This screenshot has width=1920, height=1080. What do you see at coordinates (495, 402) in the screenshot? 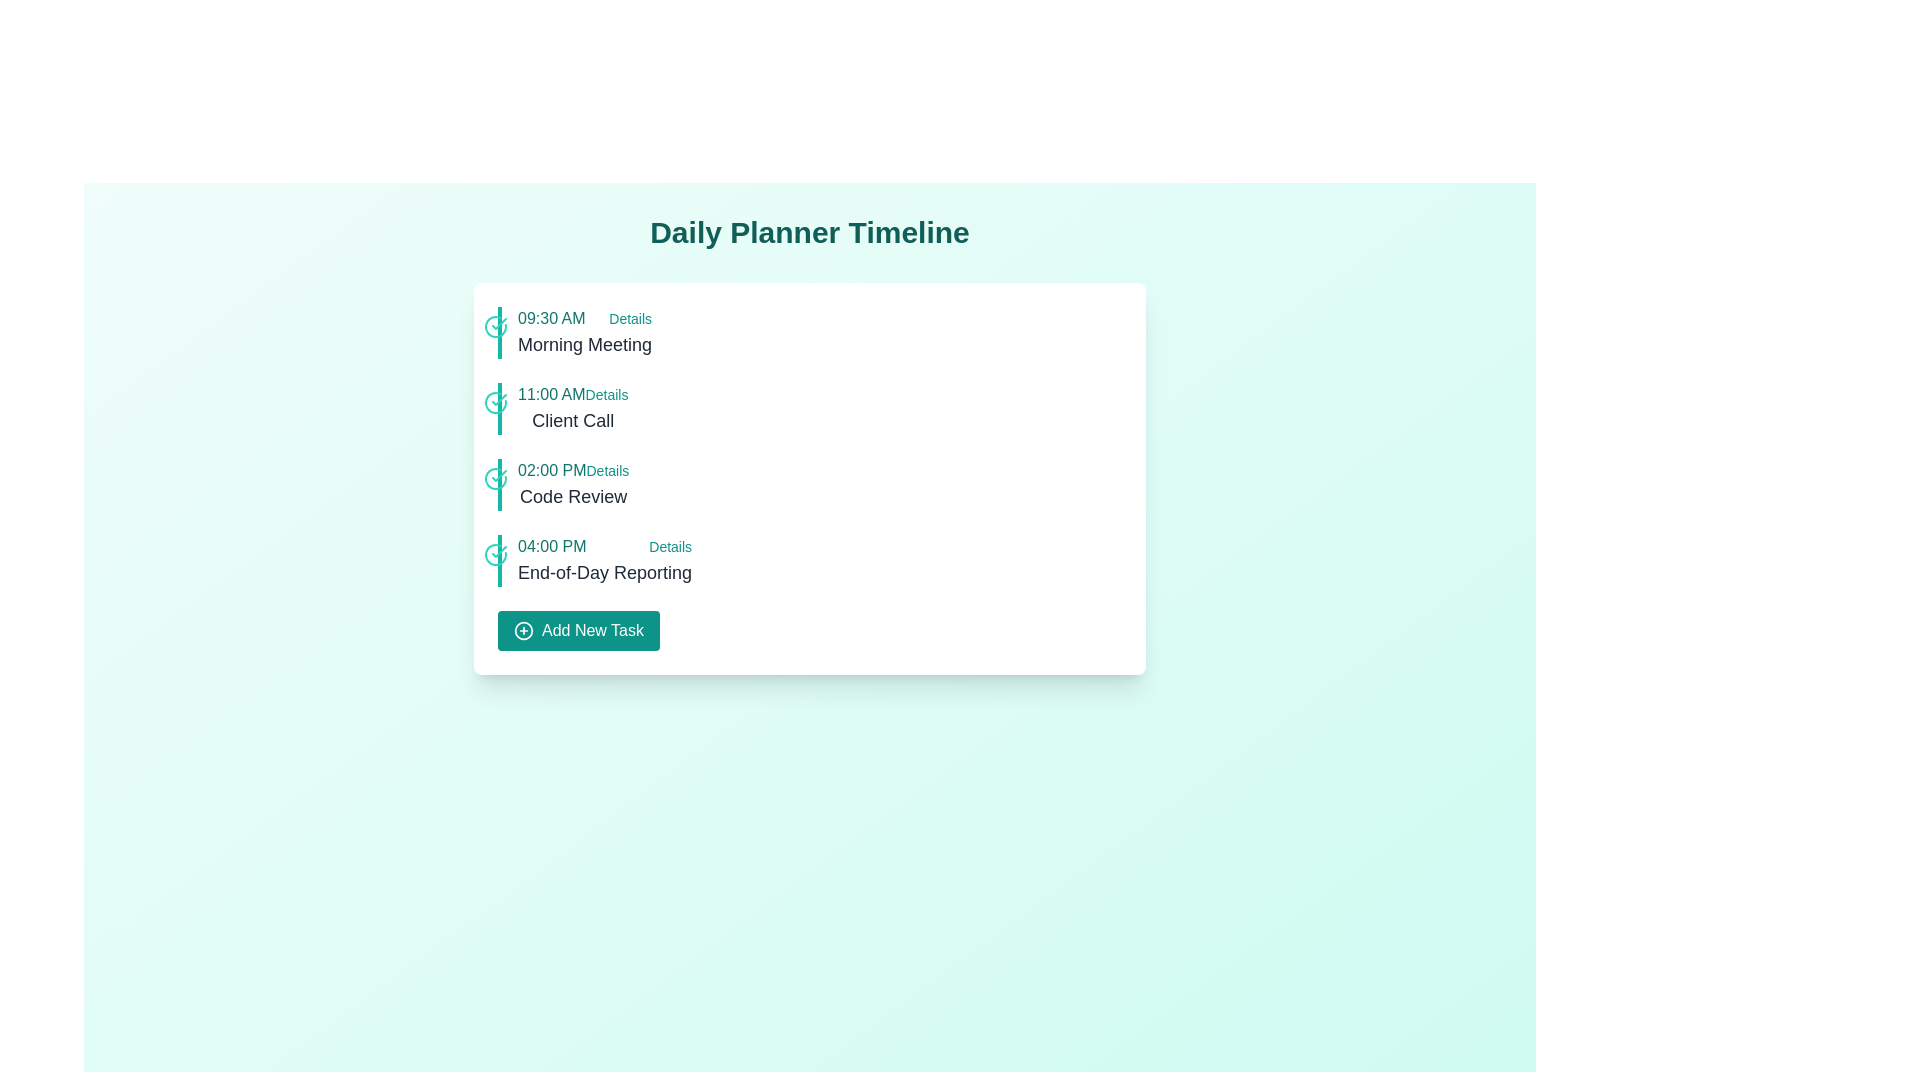
I see `the decorative icon indicating the '11:00 AM Client Call' event in the timeline interface, located immediately to the left of the corresponding text` at bounding box center [495, 402].